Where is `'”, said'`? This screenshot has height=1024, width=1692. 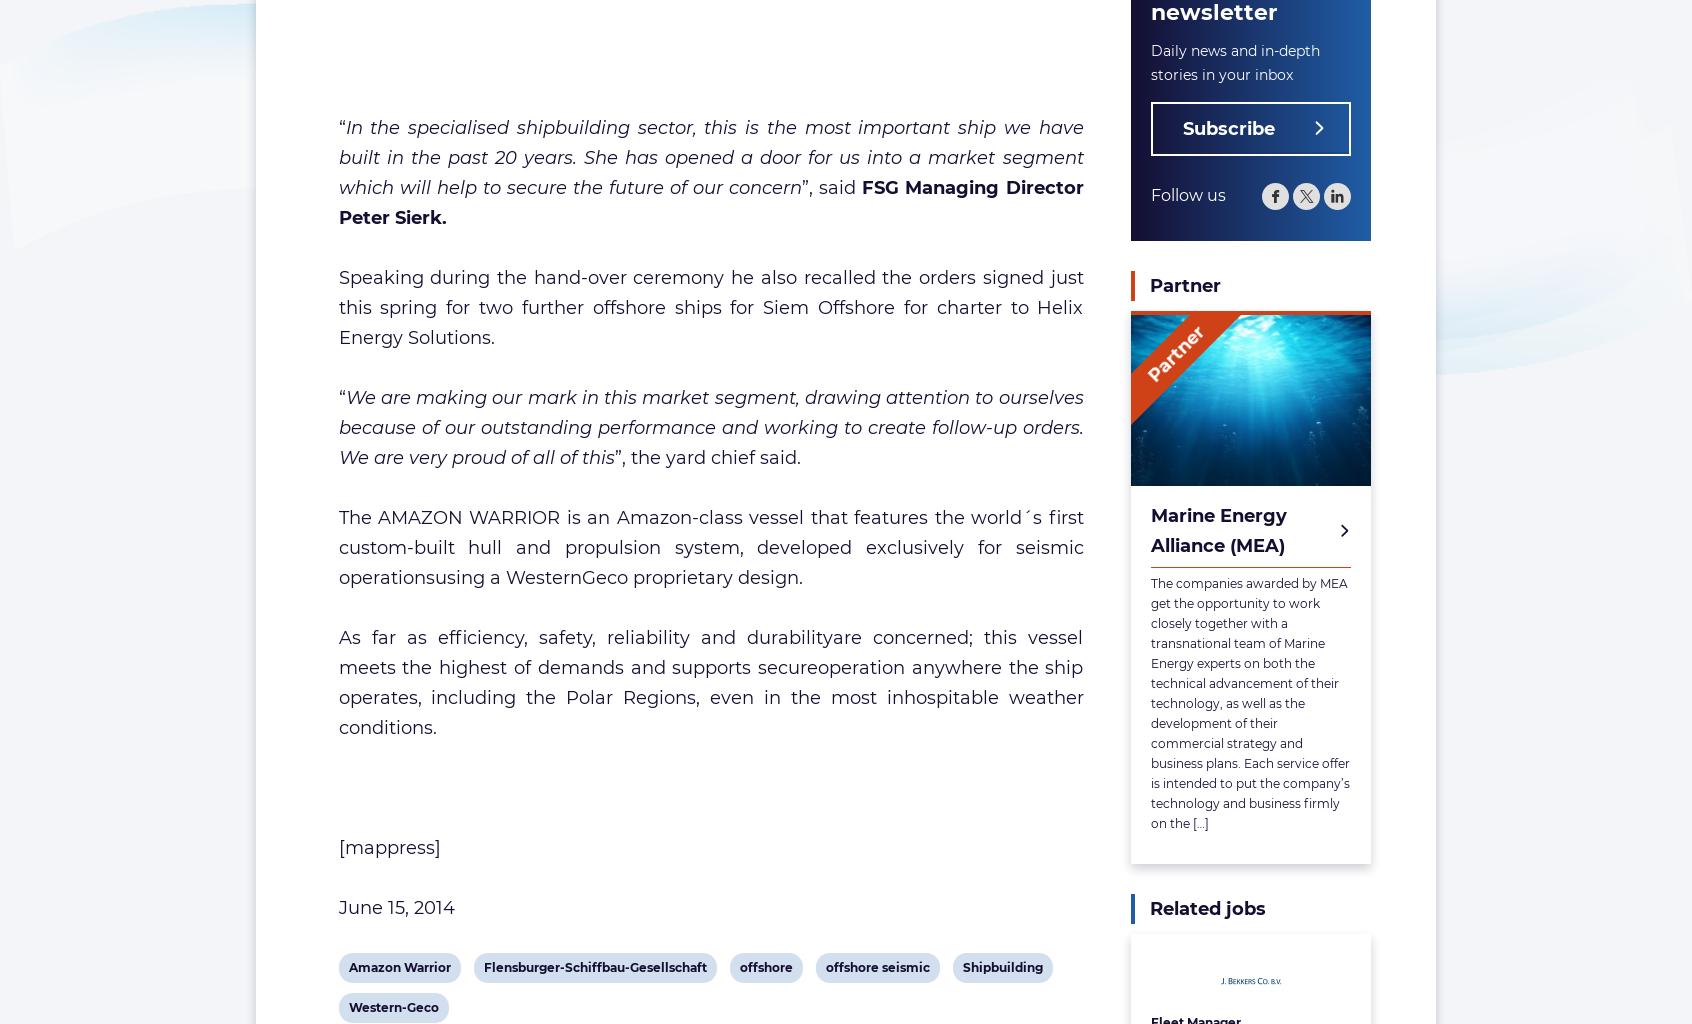
'”, said' is located at coordinates (831, 188).